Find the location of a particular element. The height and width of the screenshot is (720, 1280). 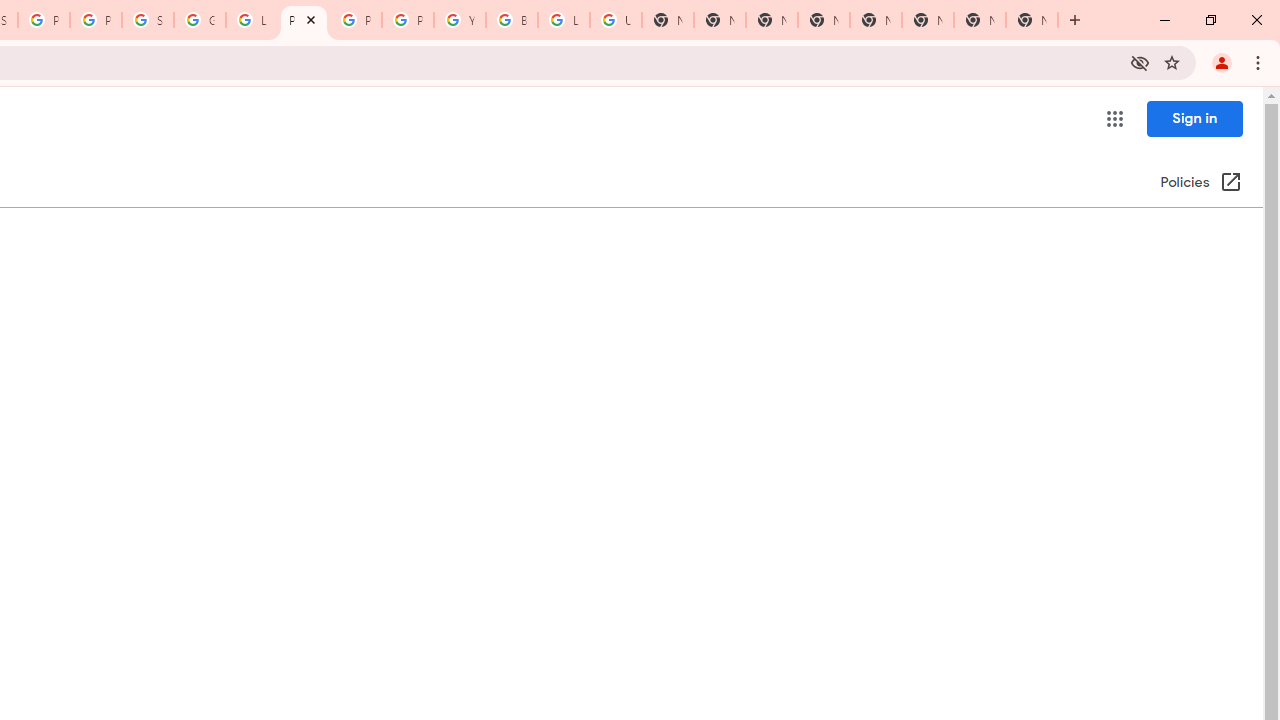

'Google apps' is located at coordinates (1113, 119).